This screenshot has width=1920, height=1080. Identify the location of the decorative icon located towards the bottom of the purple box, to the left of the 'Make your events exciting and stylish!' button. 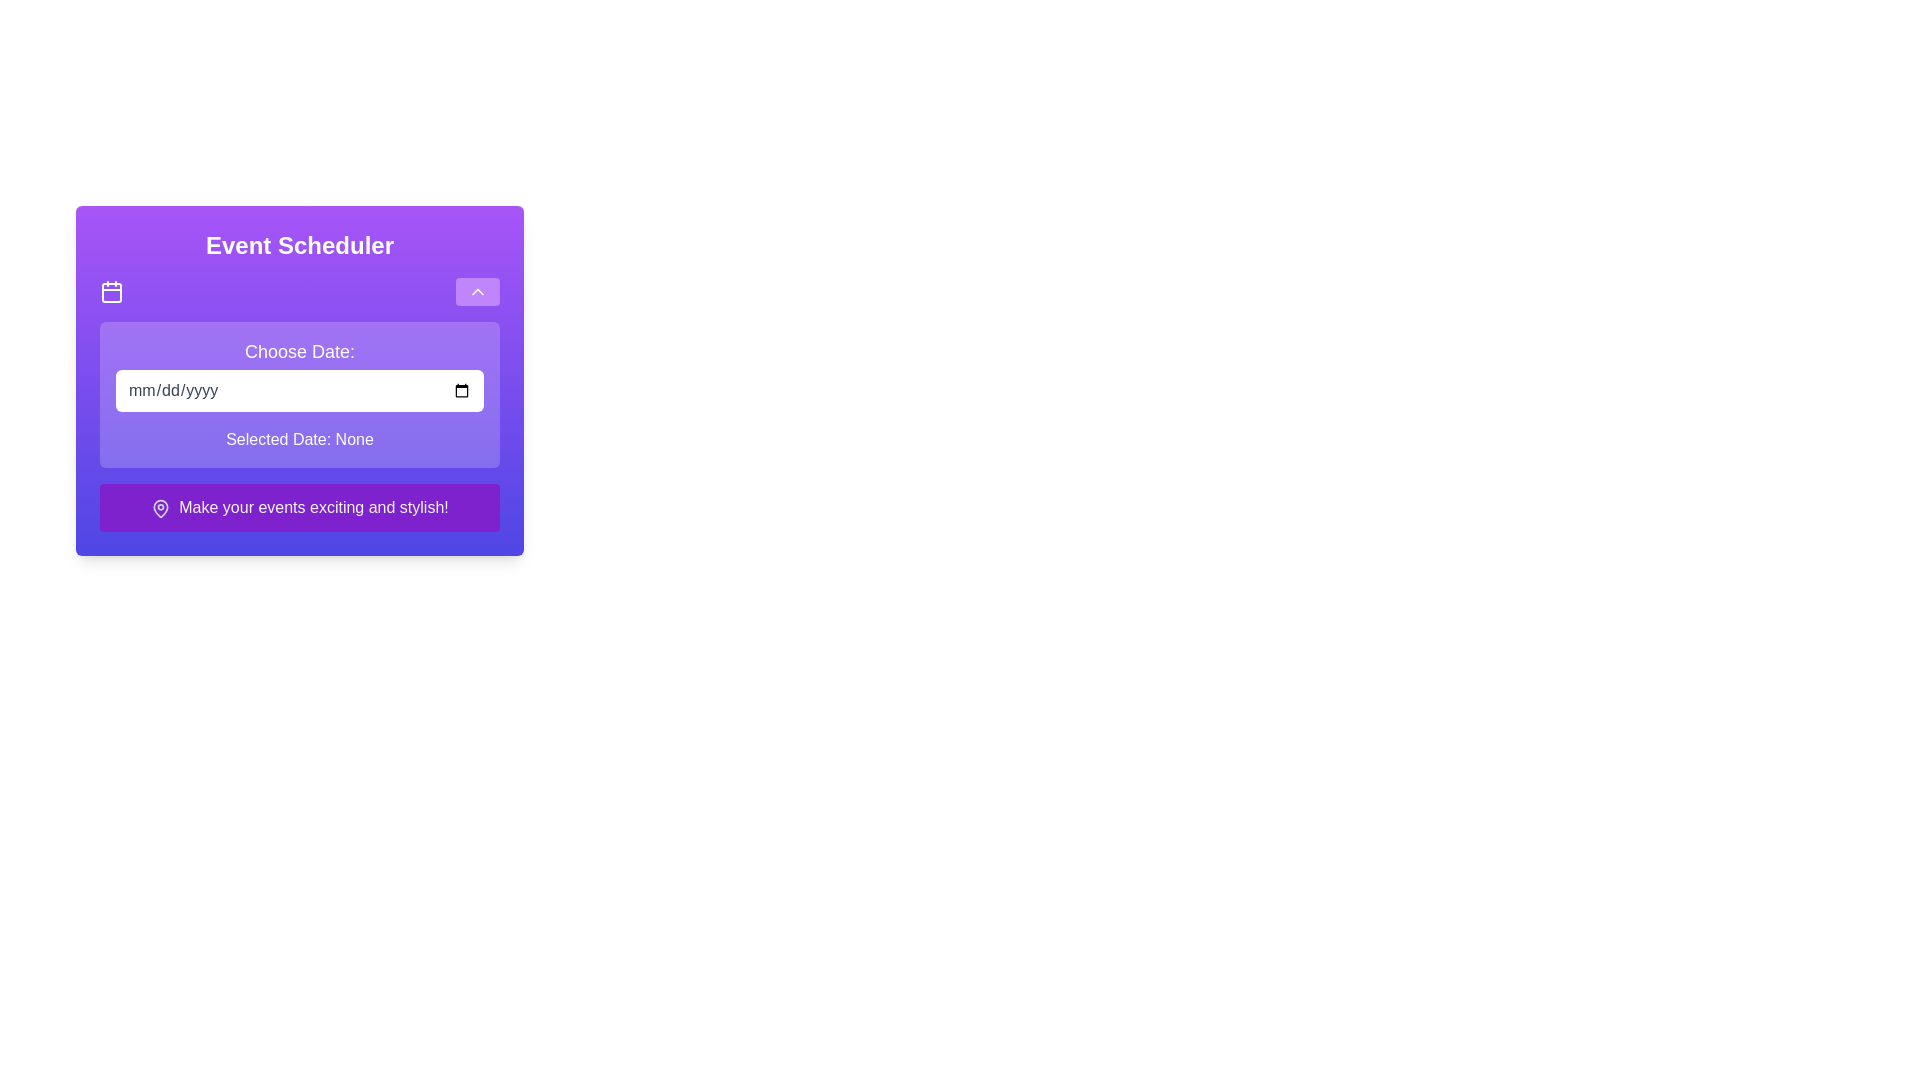
(161, 507).